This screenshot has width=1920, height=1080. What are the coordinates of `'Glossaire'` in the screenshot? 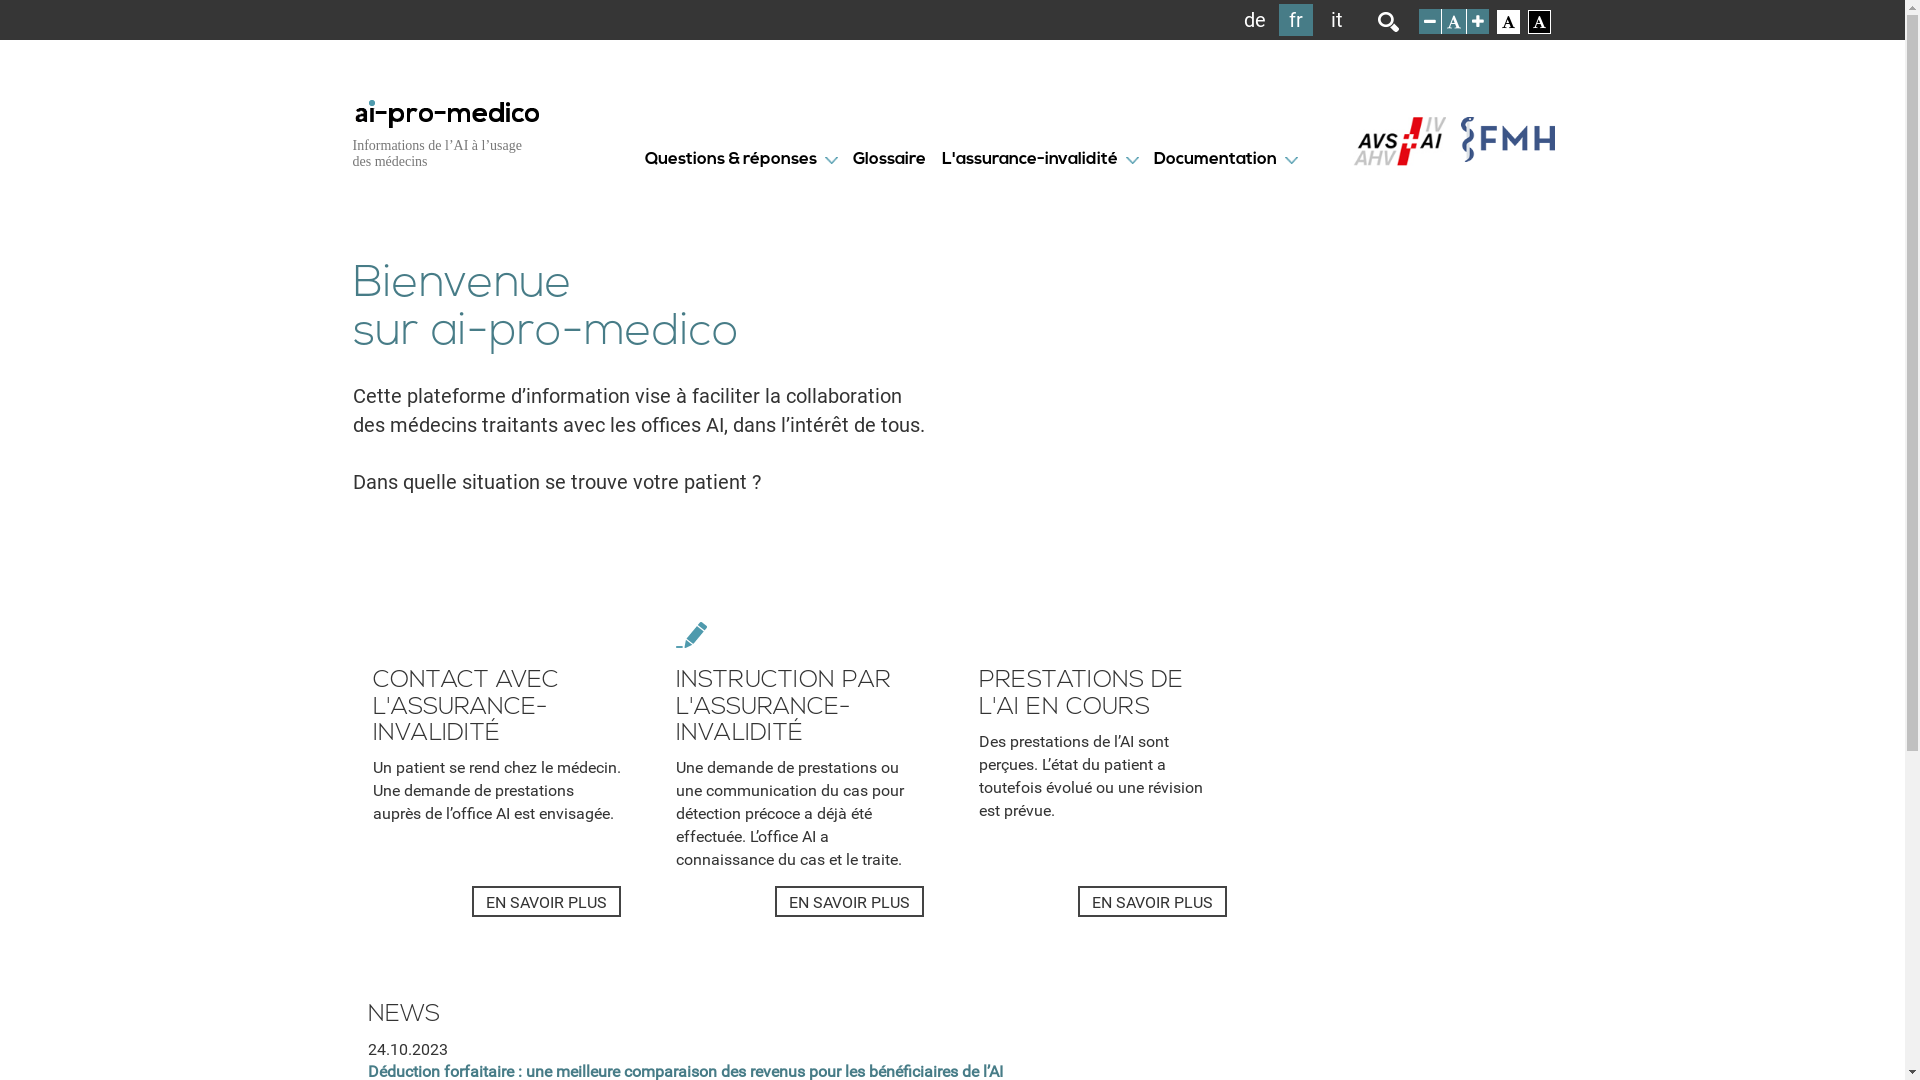 It's located at (887, 158).